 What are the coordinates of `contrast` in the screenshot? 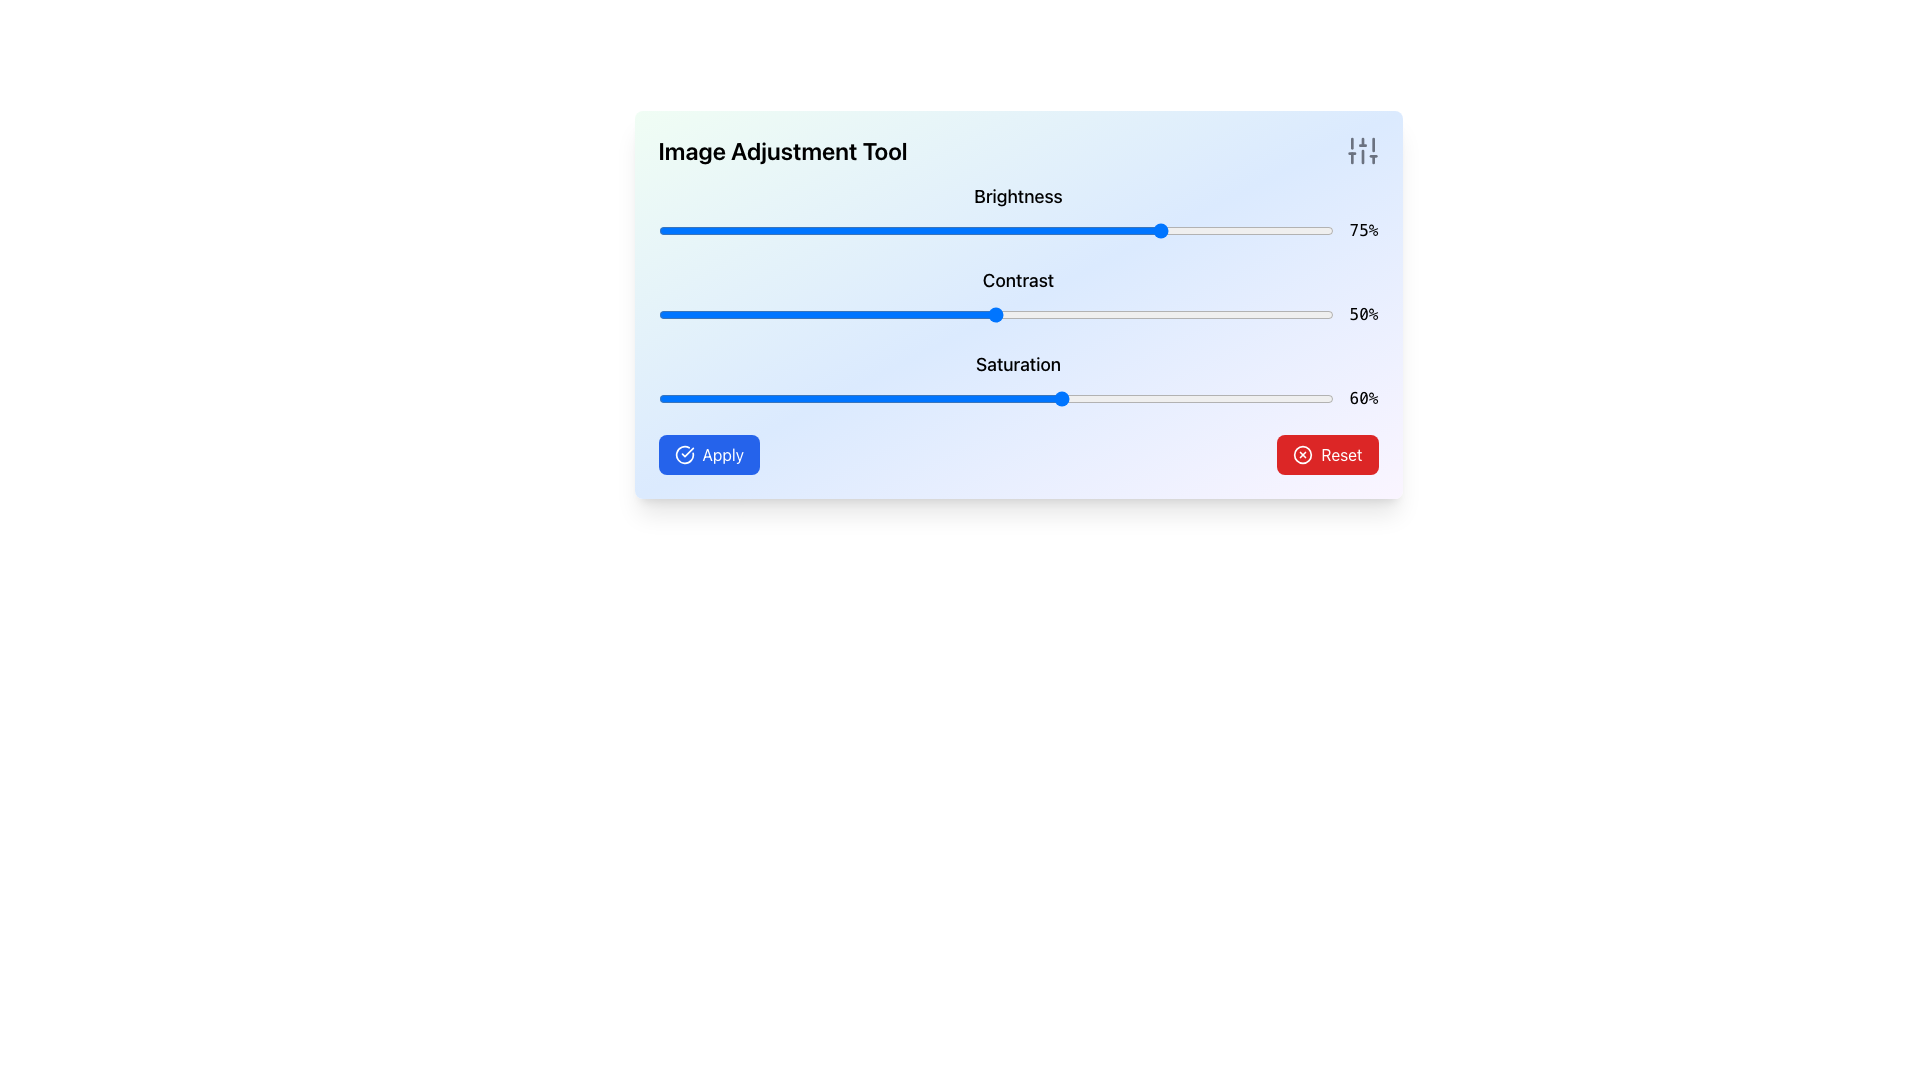 It's located at (685, 315).